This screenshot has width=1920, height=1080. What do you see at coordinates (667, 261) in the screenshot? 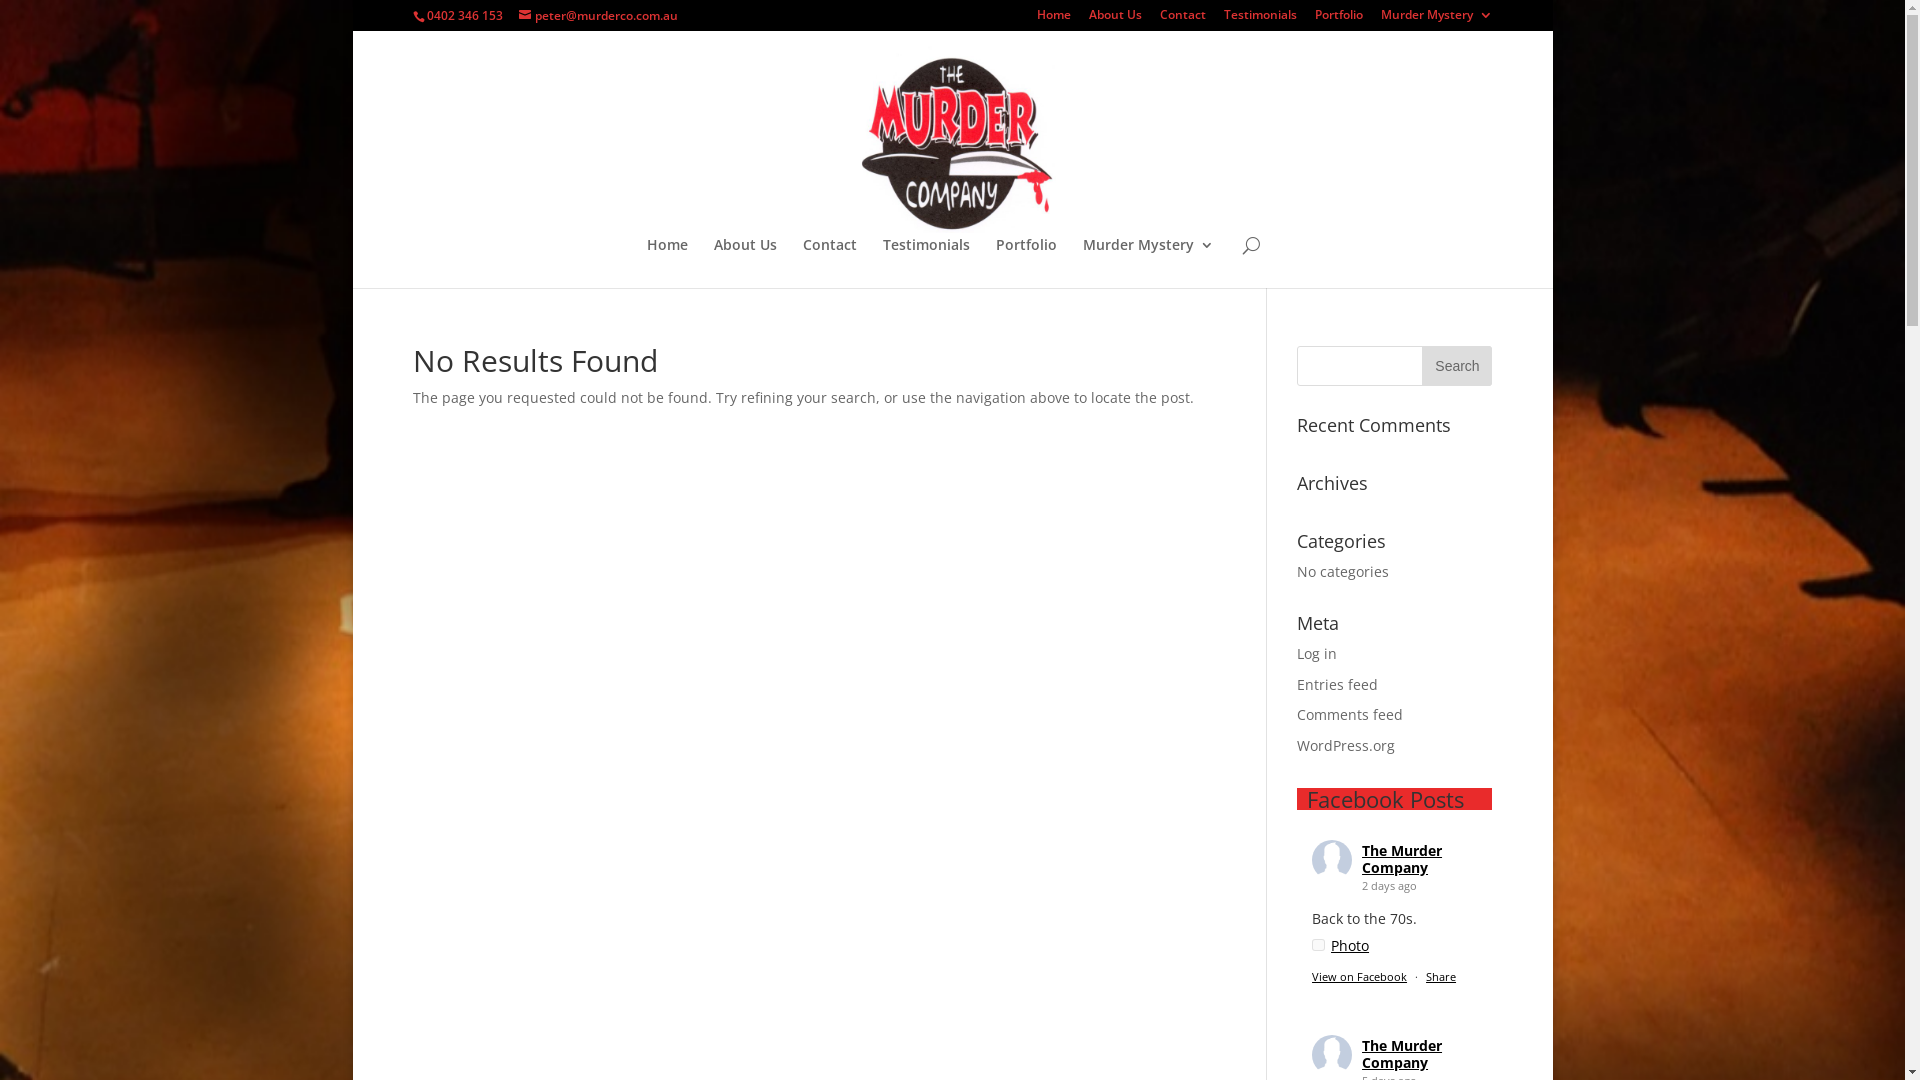
I see `'Home'` at bounding box center [667, 261].